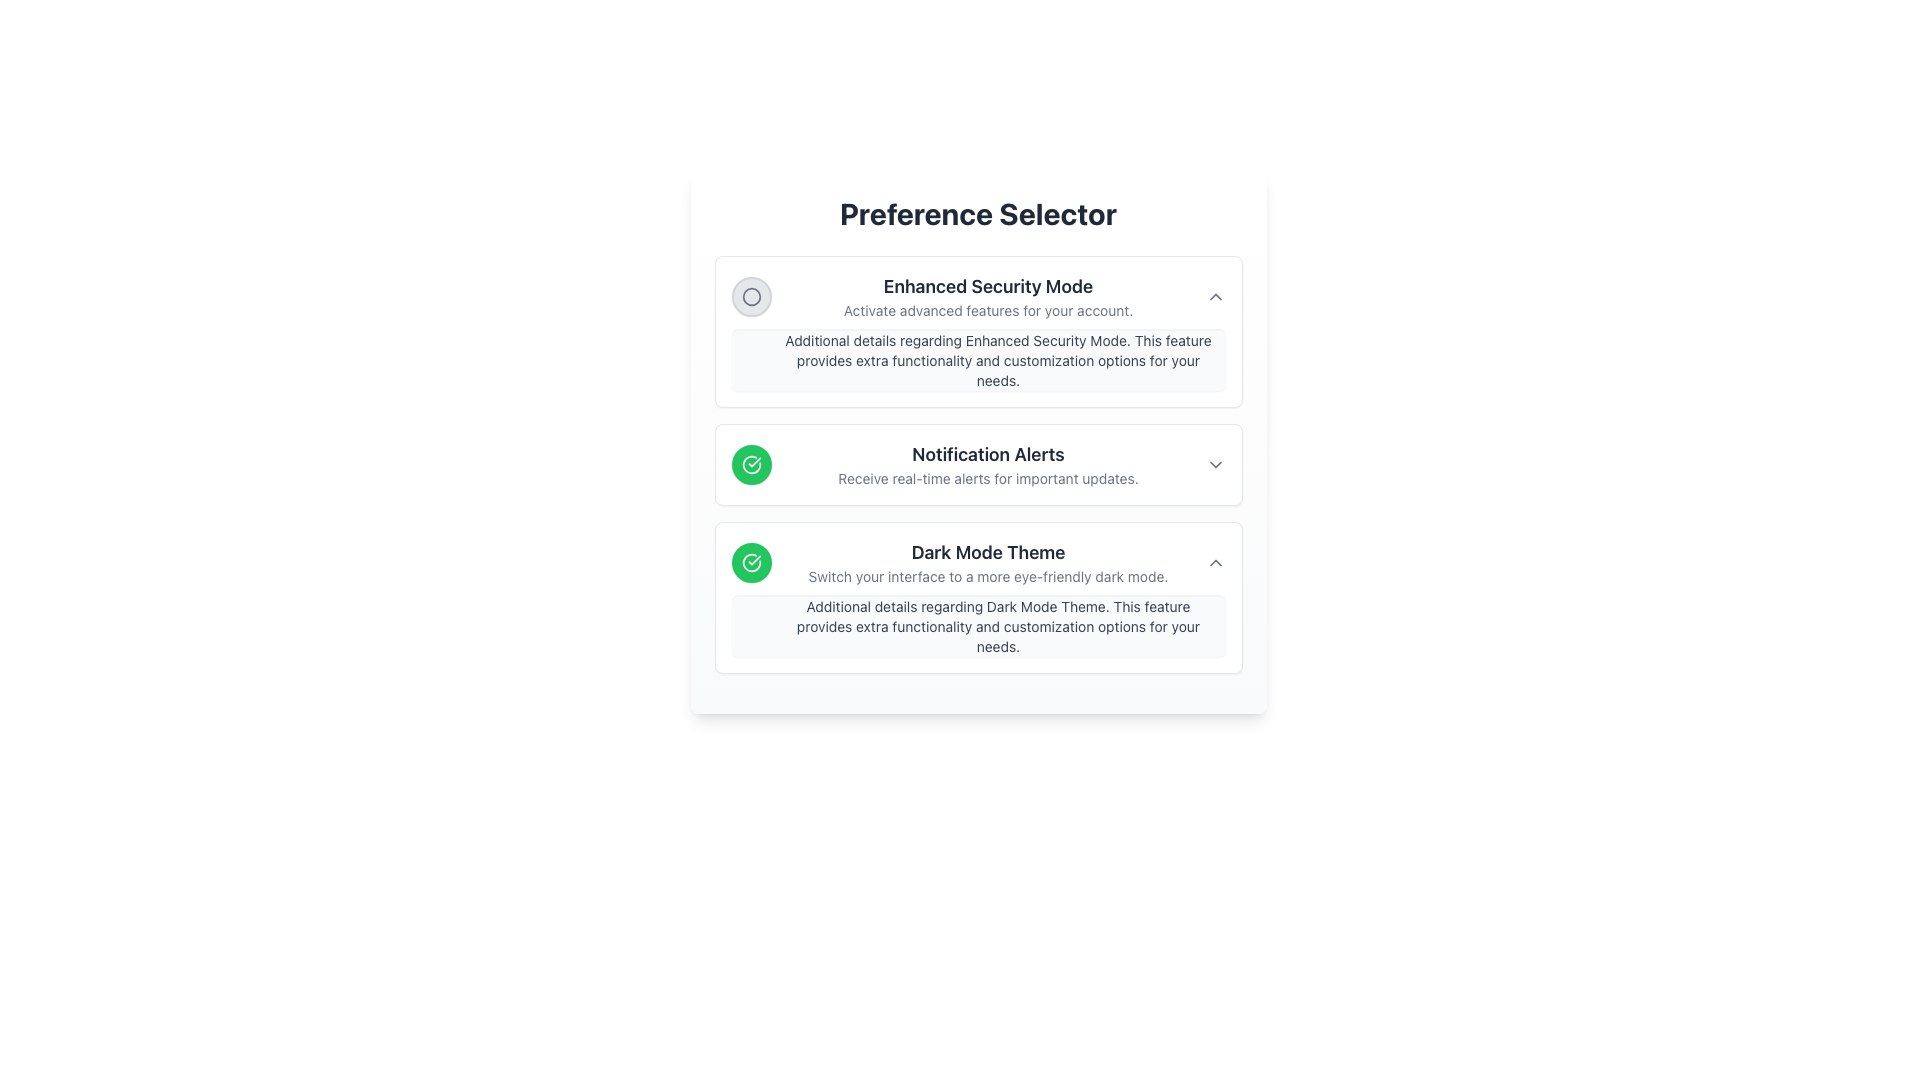  What do you see at coordinates (1214, 563) in the screenshot?
I see `the Chevron Collapse/Expand Control button located to the right of the 'Dark Mode Theme' text` at bounding box center [1214, 563].